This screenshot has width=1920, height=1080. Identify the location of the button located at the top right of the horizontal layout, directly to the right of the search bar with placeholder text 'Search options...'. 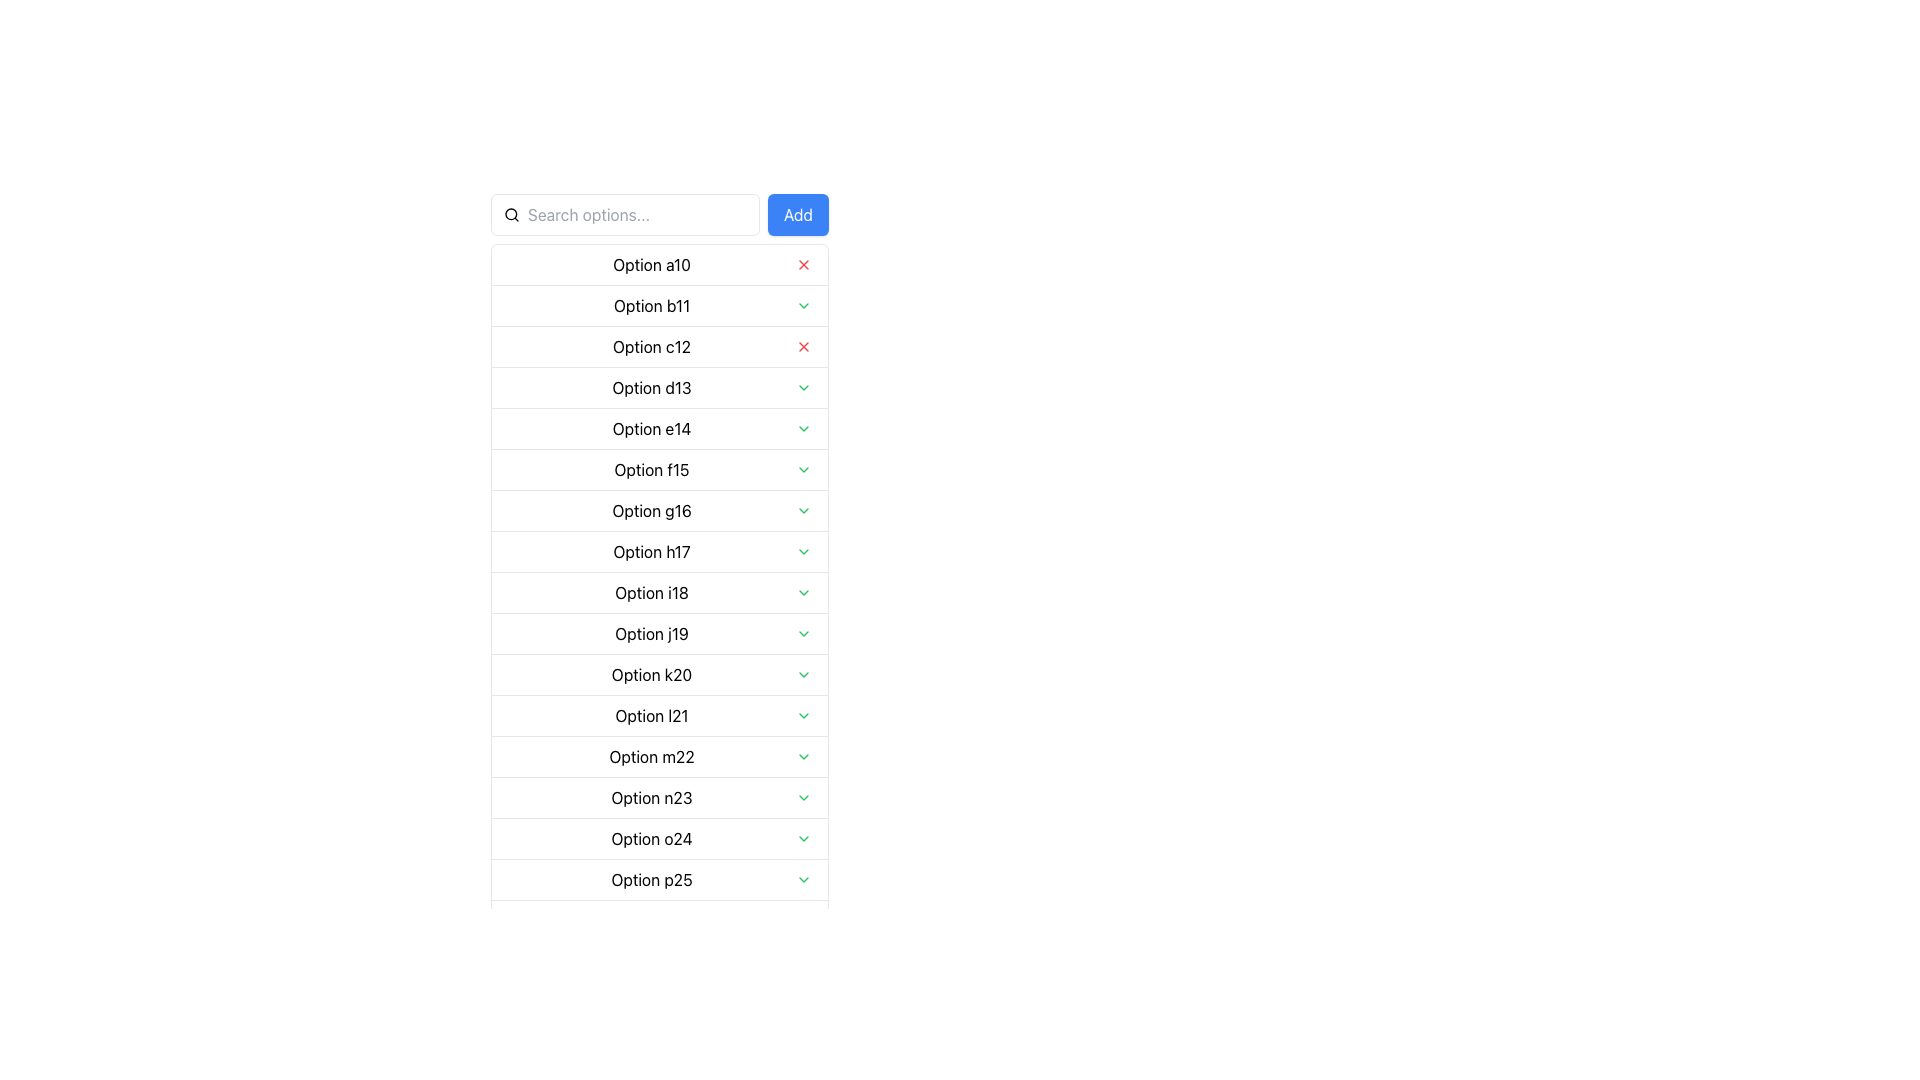
(797, 215).